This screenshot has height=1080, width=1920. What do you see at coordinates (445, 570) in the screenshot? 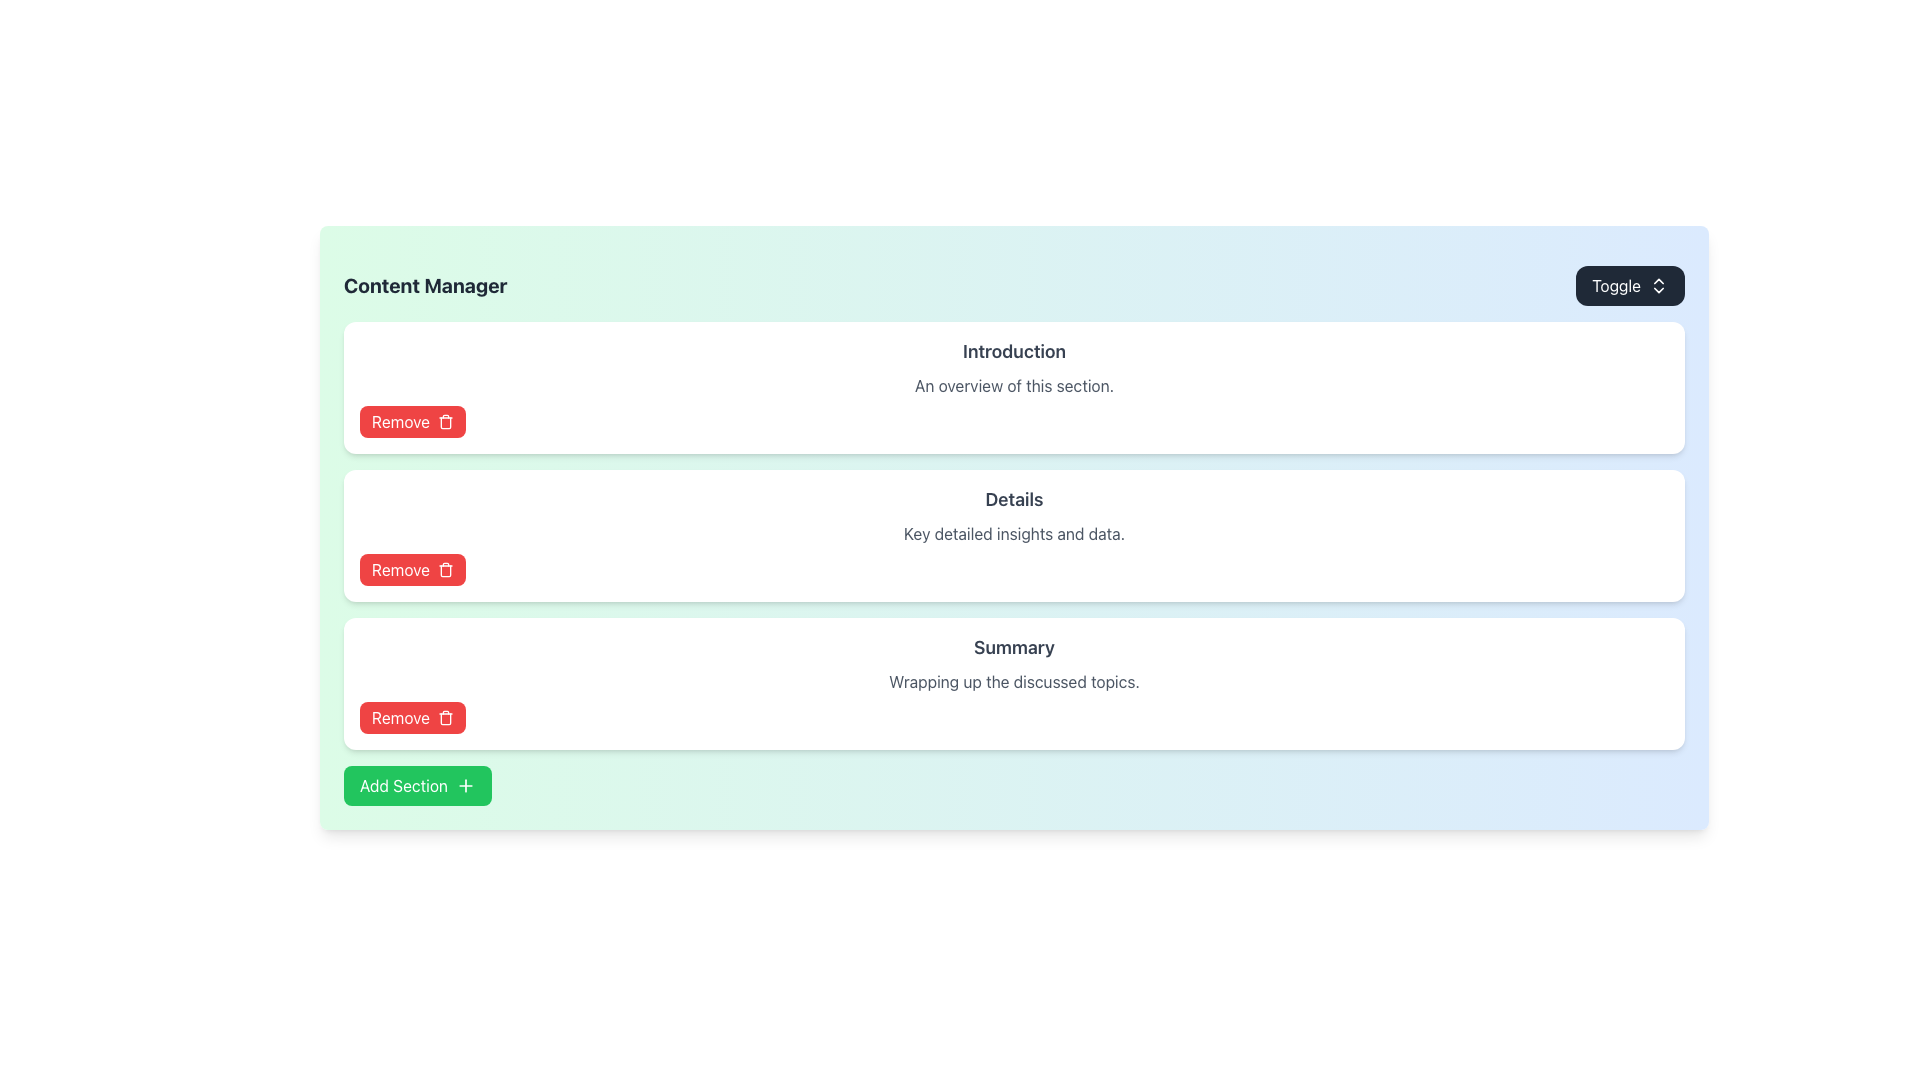
I see `the trash can icon with a red background and white stroke, located inside the third 'Remove' button from the top of the list` at bounding box center [445, 570].